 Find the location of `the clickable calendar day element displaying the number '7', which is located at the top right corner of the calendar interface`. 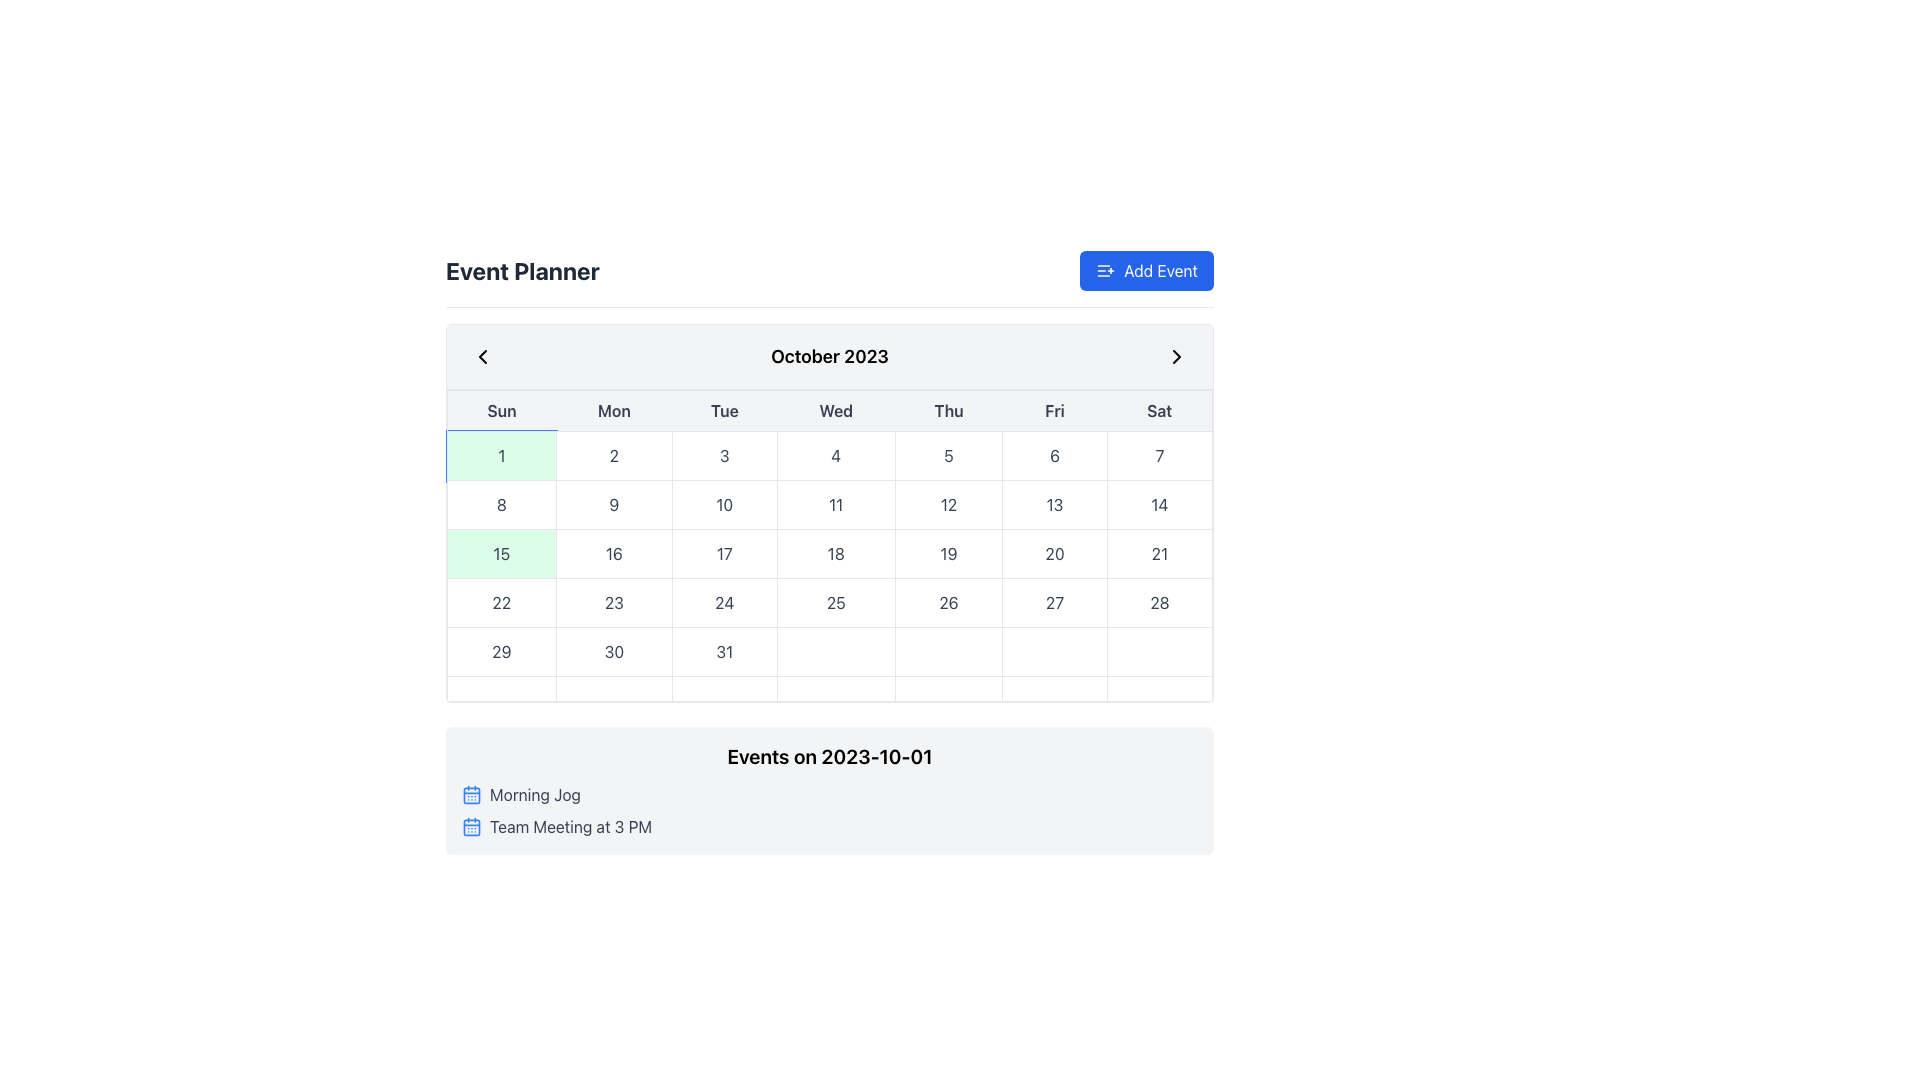

the clickable calendar day element displaying the number '7', which is located at the top right corner of the calendar interface is located at coordinates (1159, 455).